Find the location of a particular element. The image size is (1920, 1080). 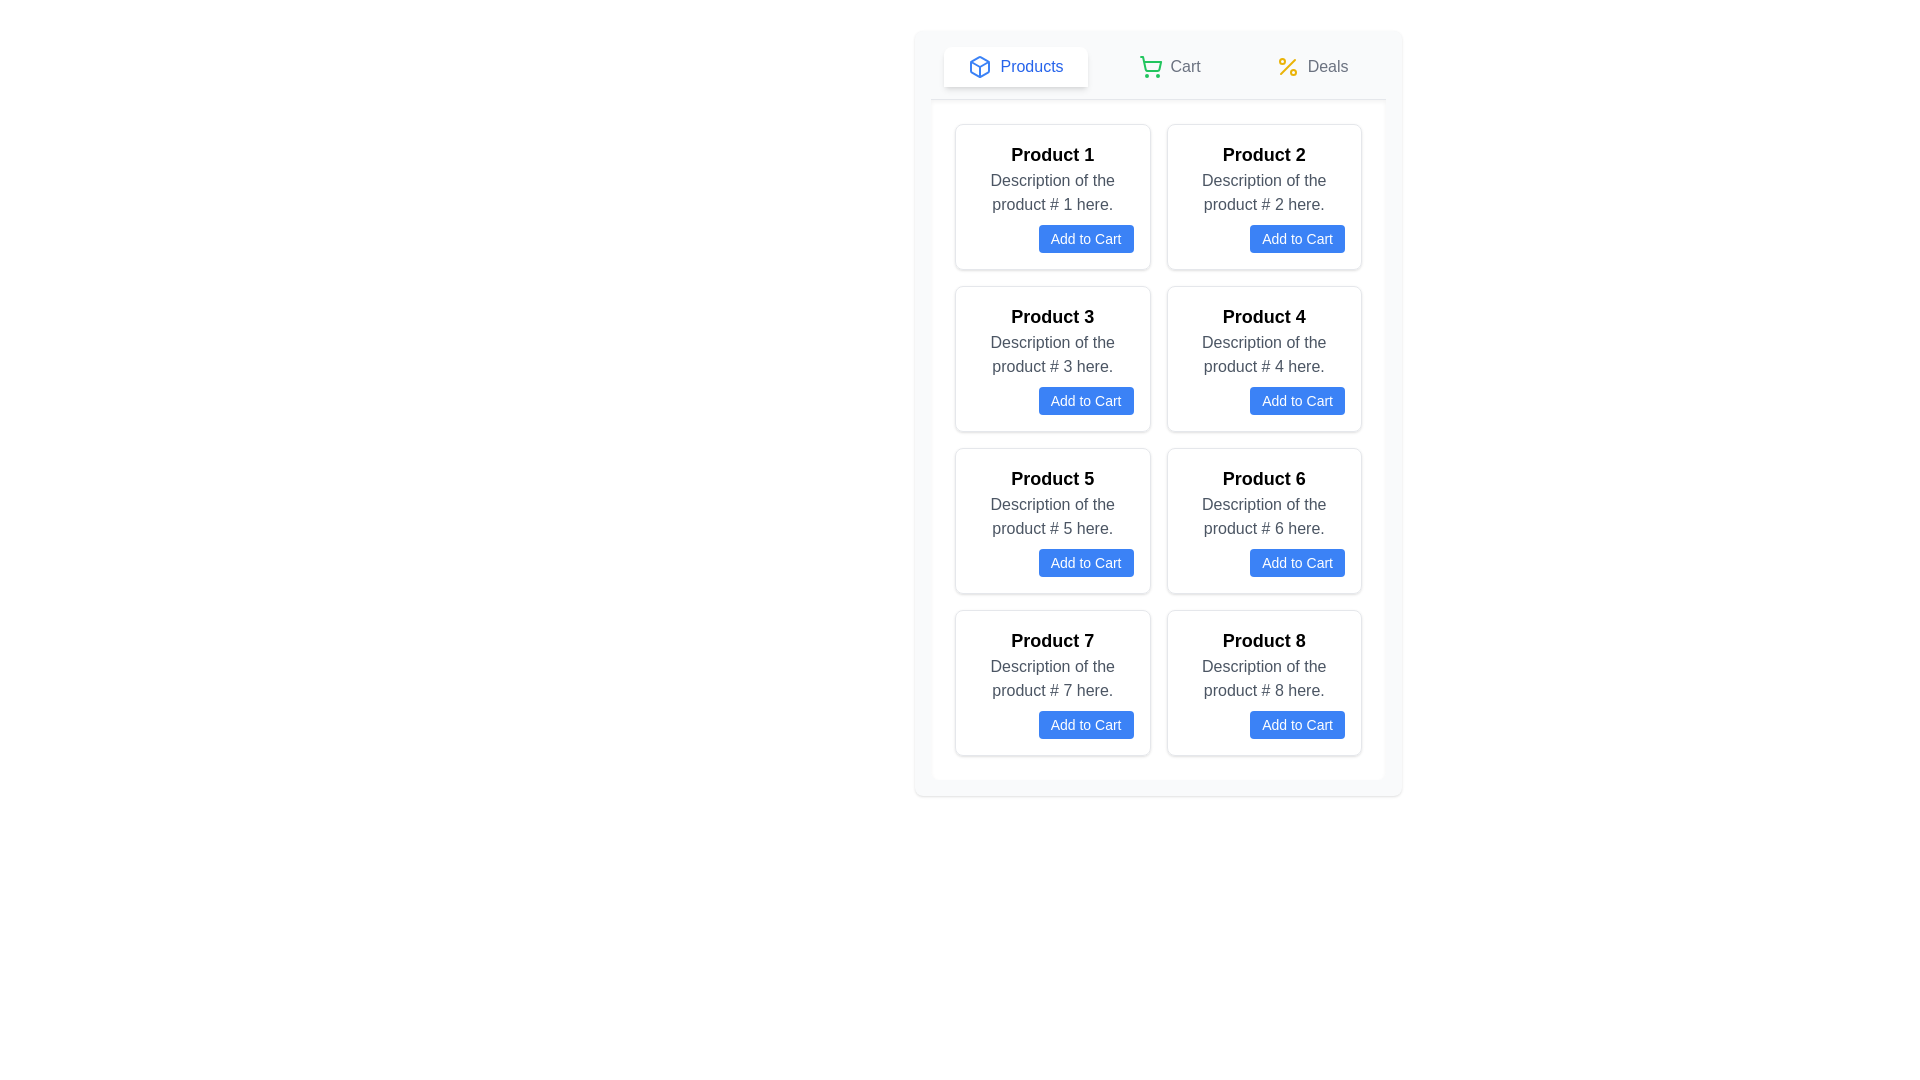

the 'Cart' button in the top navigation bar is located at coordinates (1169, 65).